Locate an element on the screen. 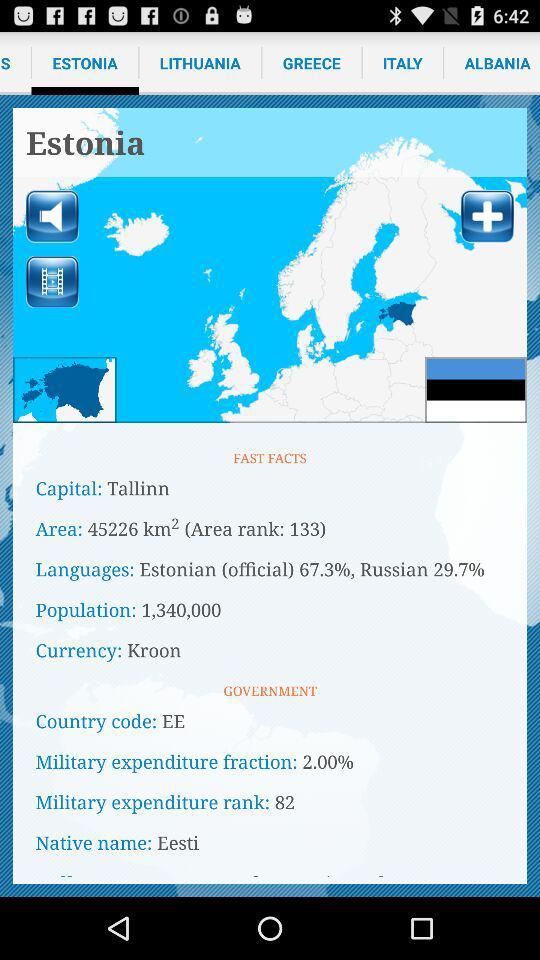 Image resolution: width=540 pixels, height=960 pixels. map is located at coordinates (270, 264).